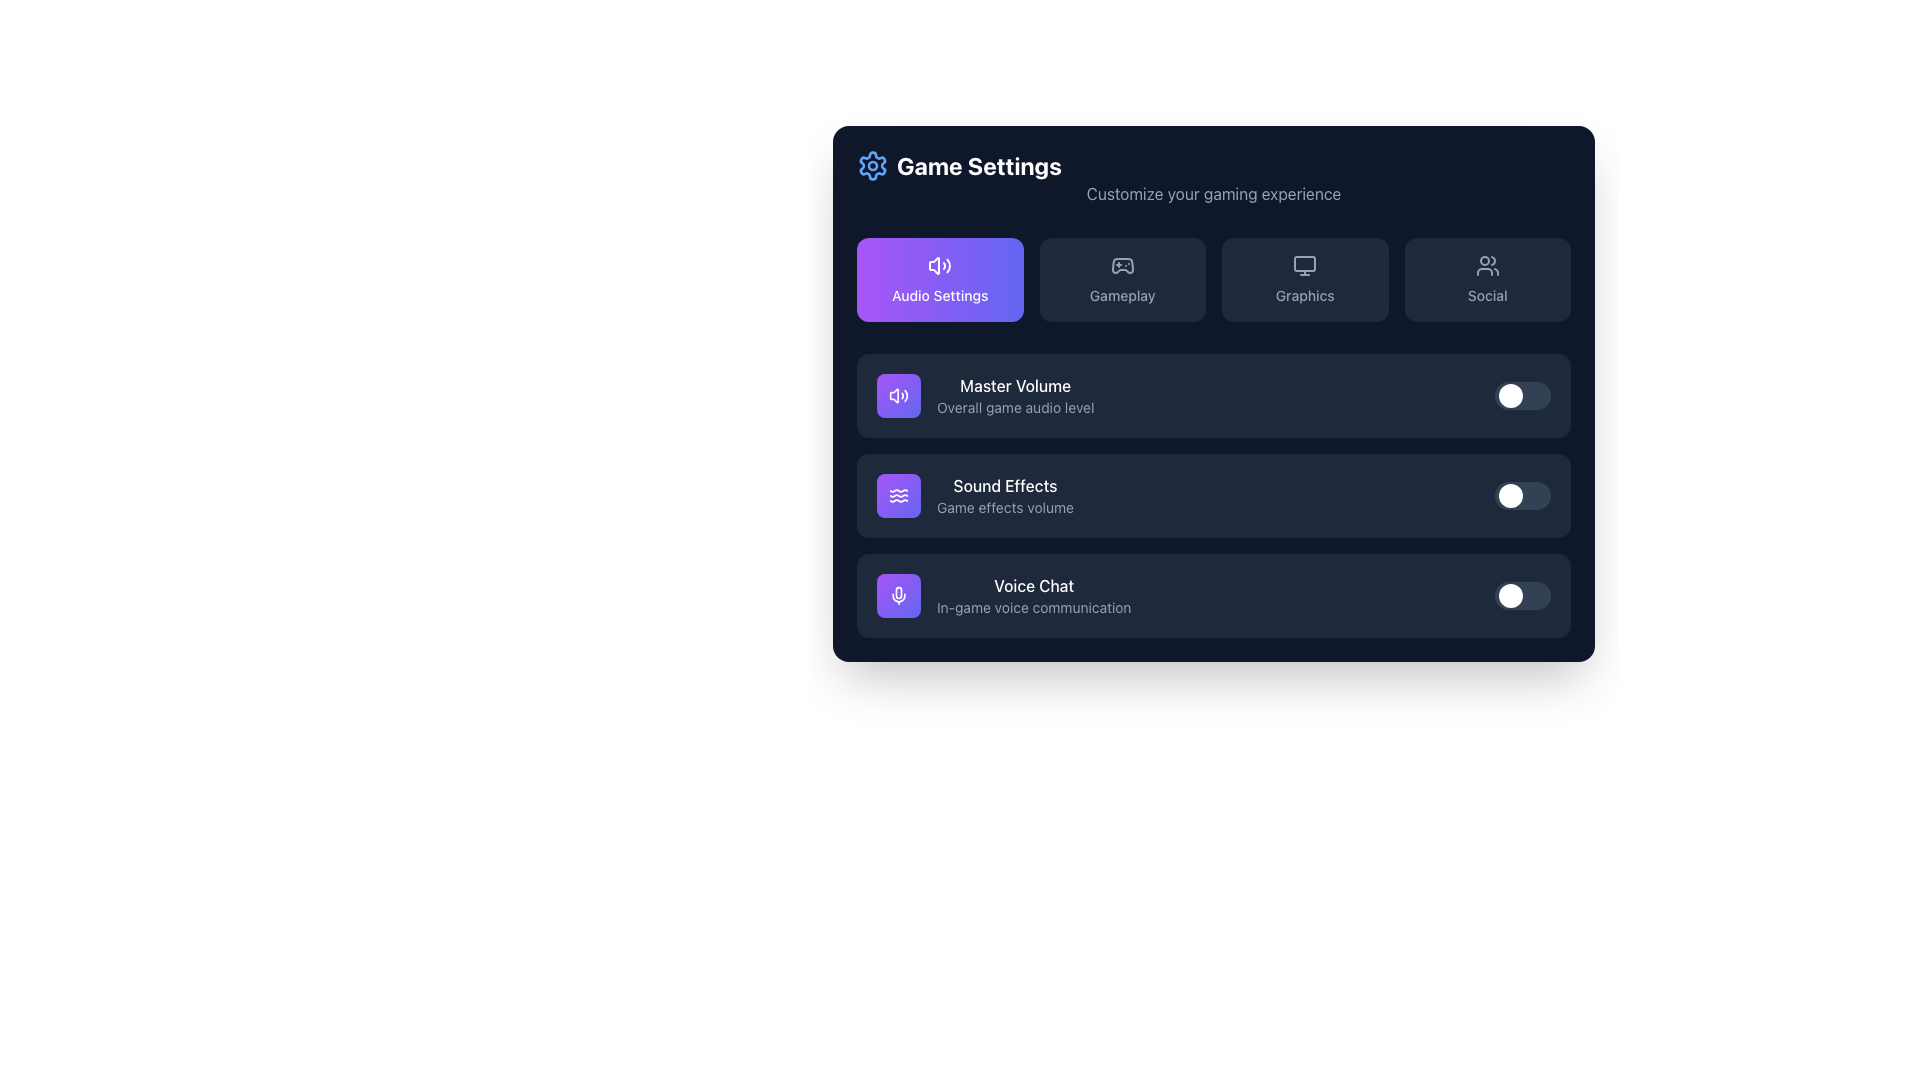 This screenshot has width=1920, height=1080. I want to click on description of the in-game voice communication feature, which is the third option in the settings interface, located below 'Sound Effects' and above a toggle switch, so click(1034, 595).